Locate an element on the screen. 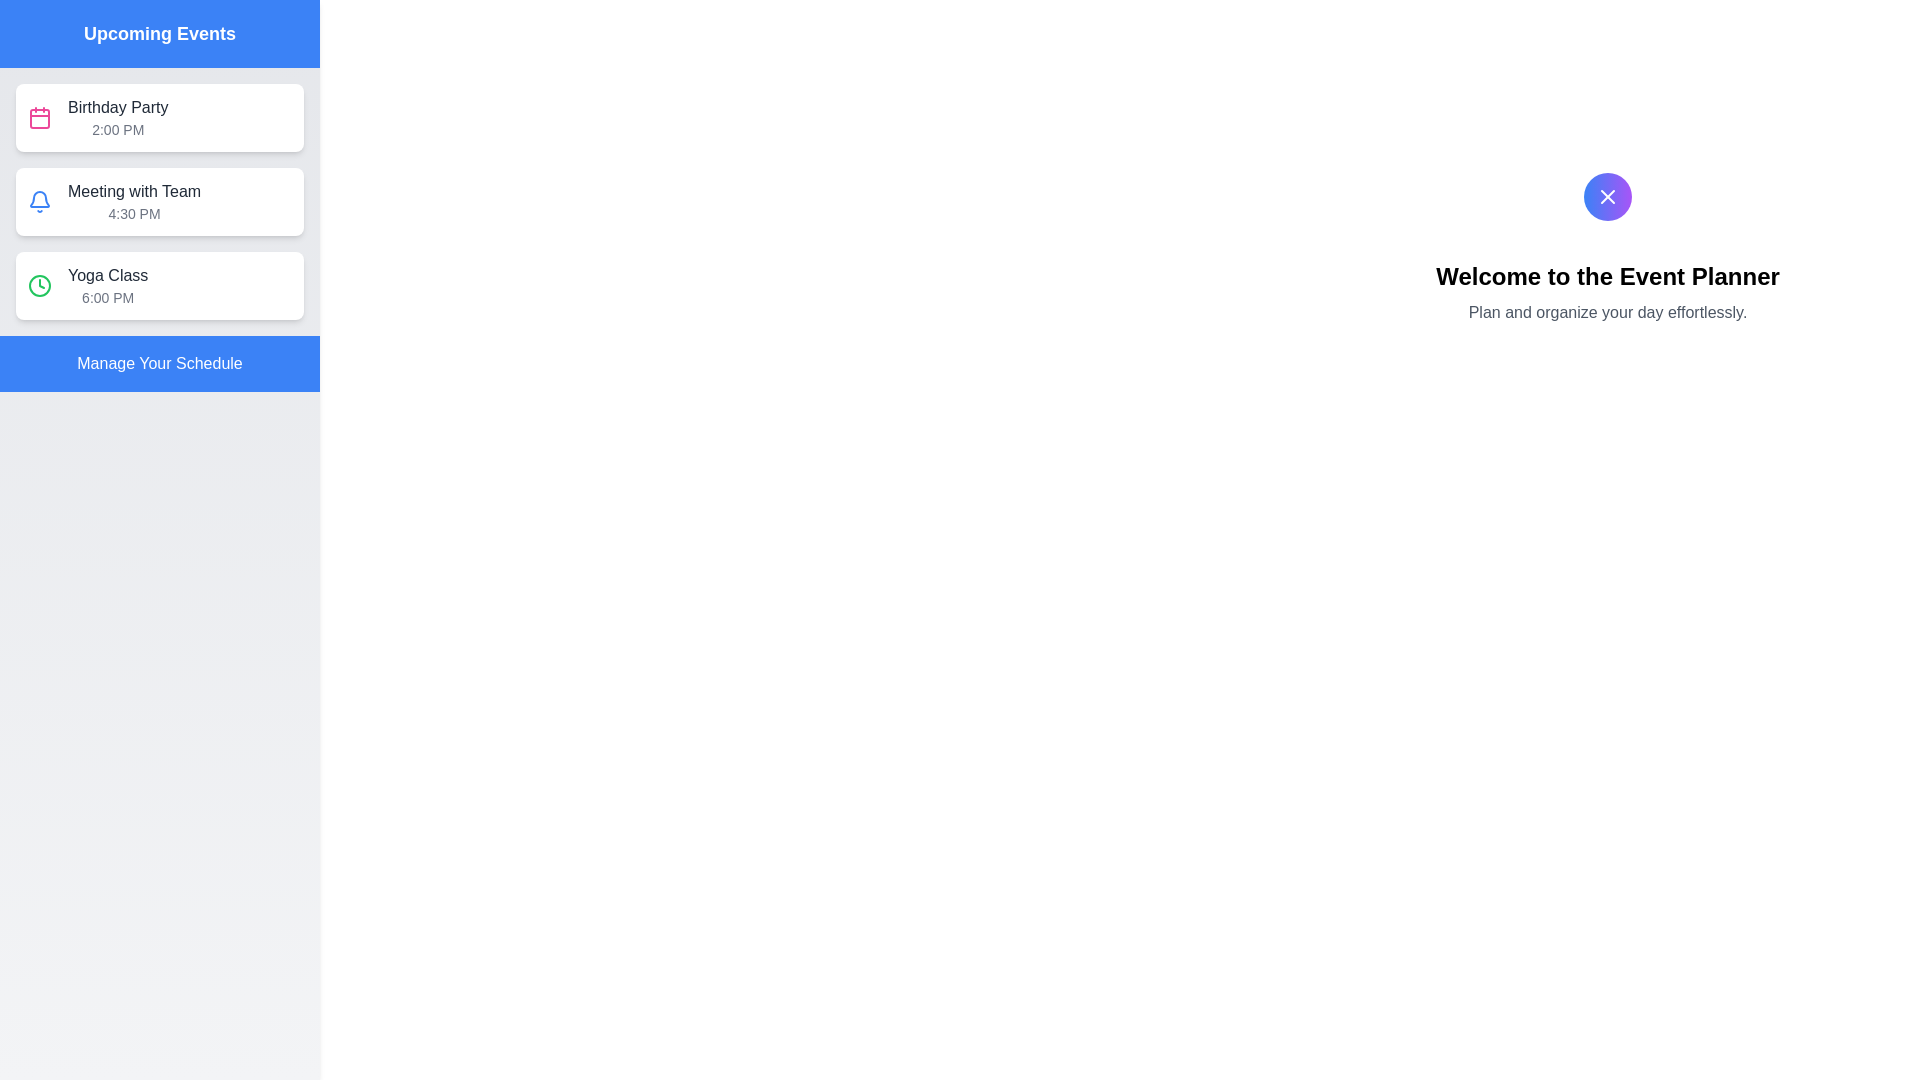 This screenshot has height=1080, width=1920. text label displaying the time '2:00 PM' for the 'Birthday Party' event, located in the first event card under 'Upcoming Events' in the left column is located at coordinates (117, 130).